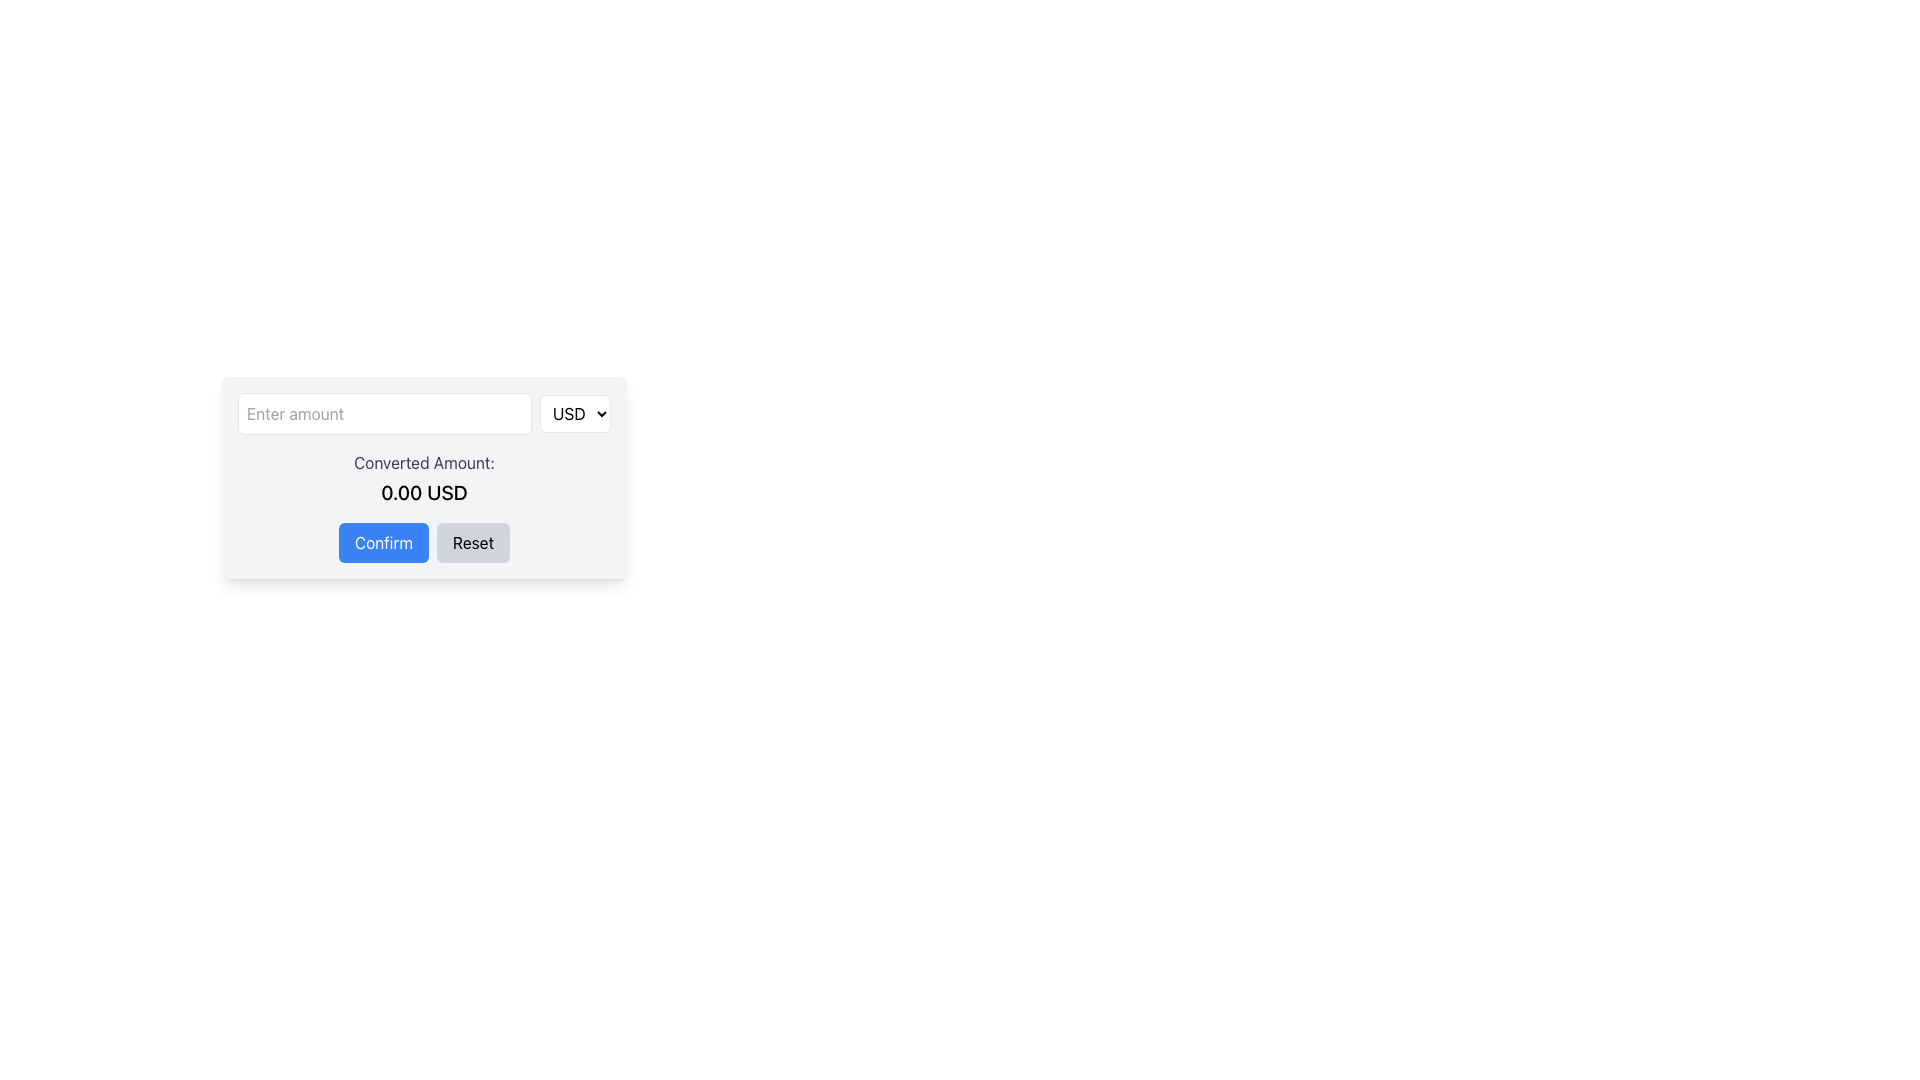 This screenshot has width=1920, height=1080. Describe the element at coordinates (384, 543) in the screenshot. I see `the 'Confirm' button, which is a rectangular button with rounded corners and a vivid blue background, to activate the hover effect` at that location.